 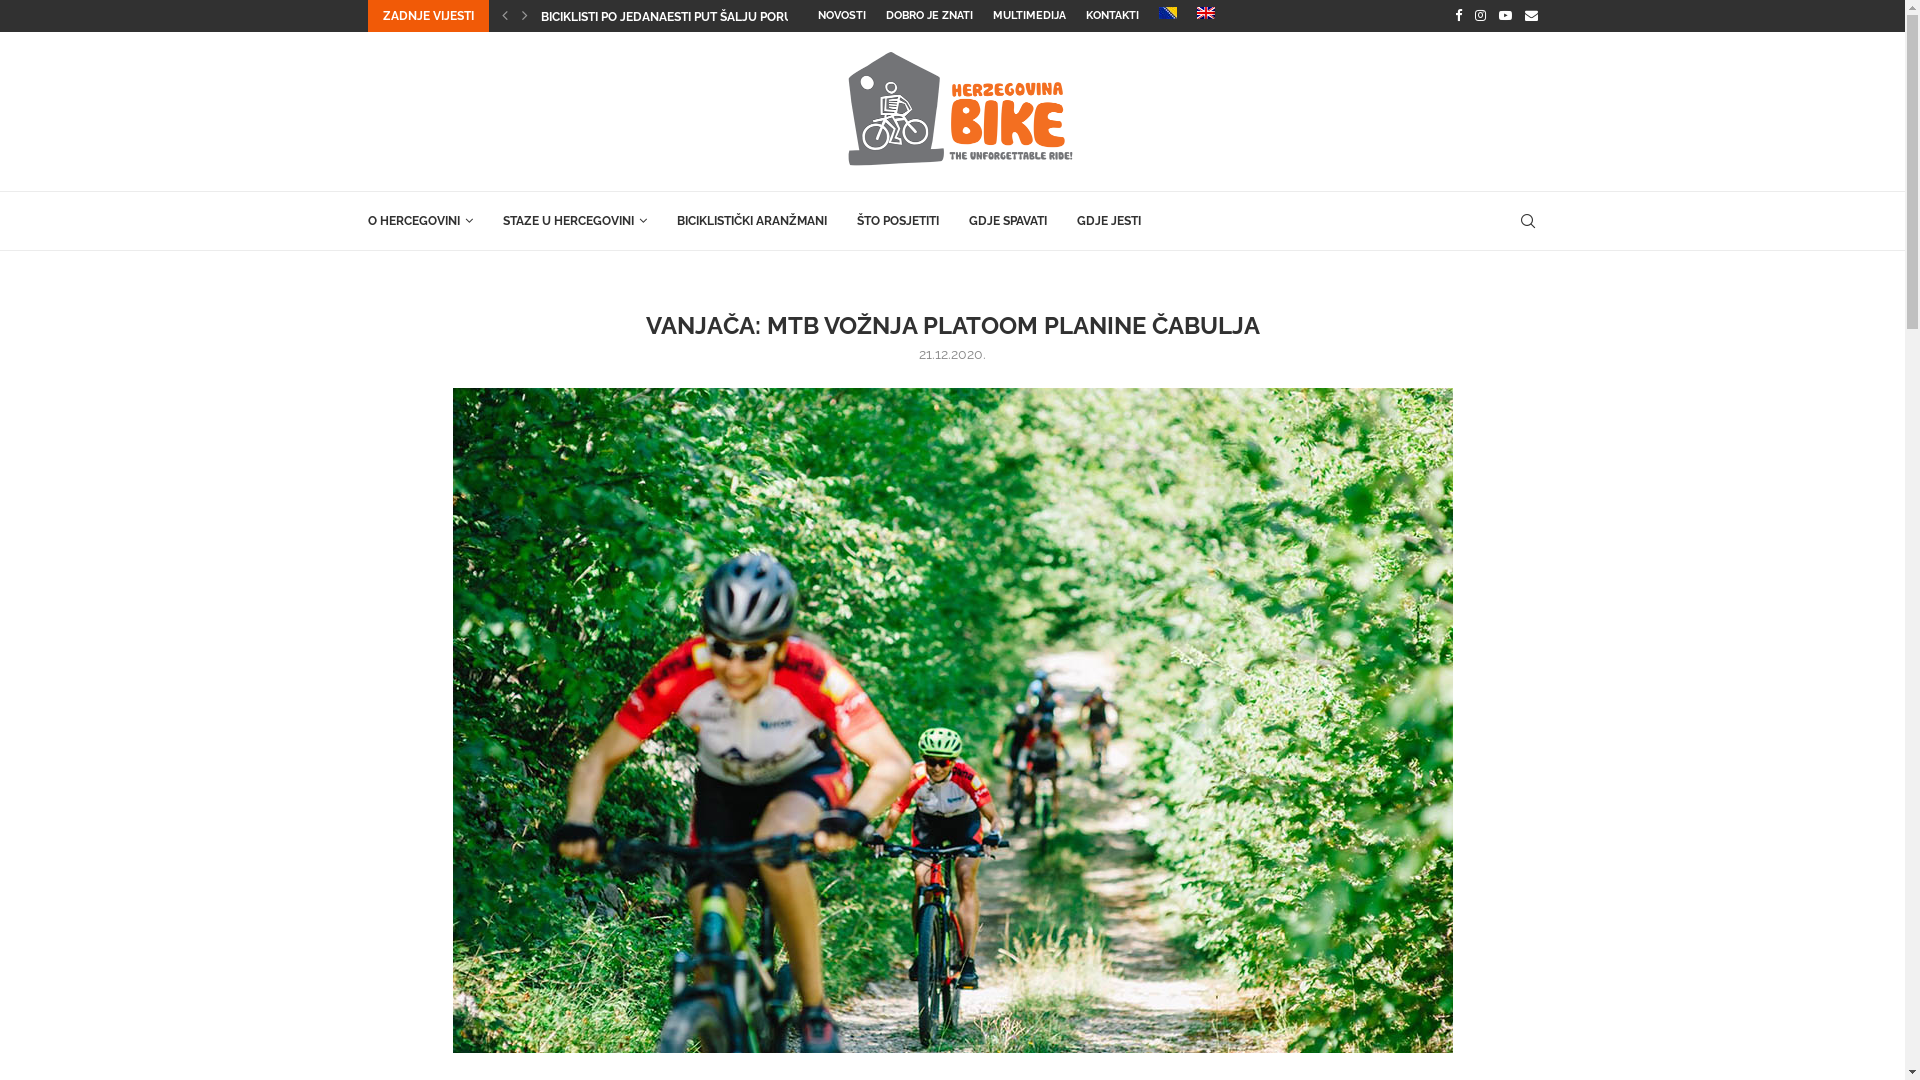 I want to click on 'GDJE JESTI', so click(x=1107, y=220).